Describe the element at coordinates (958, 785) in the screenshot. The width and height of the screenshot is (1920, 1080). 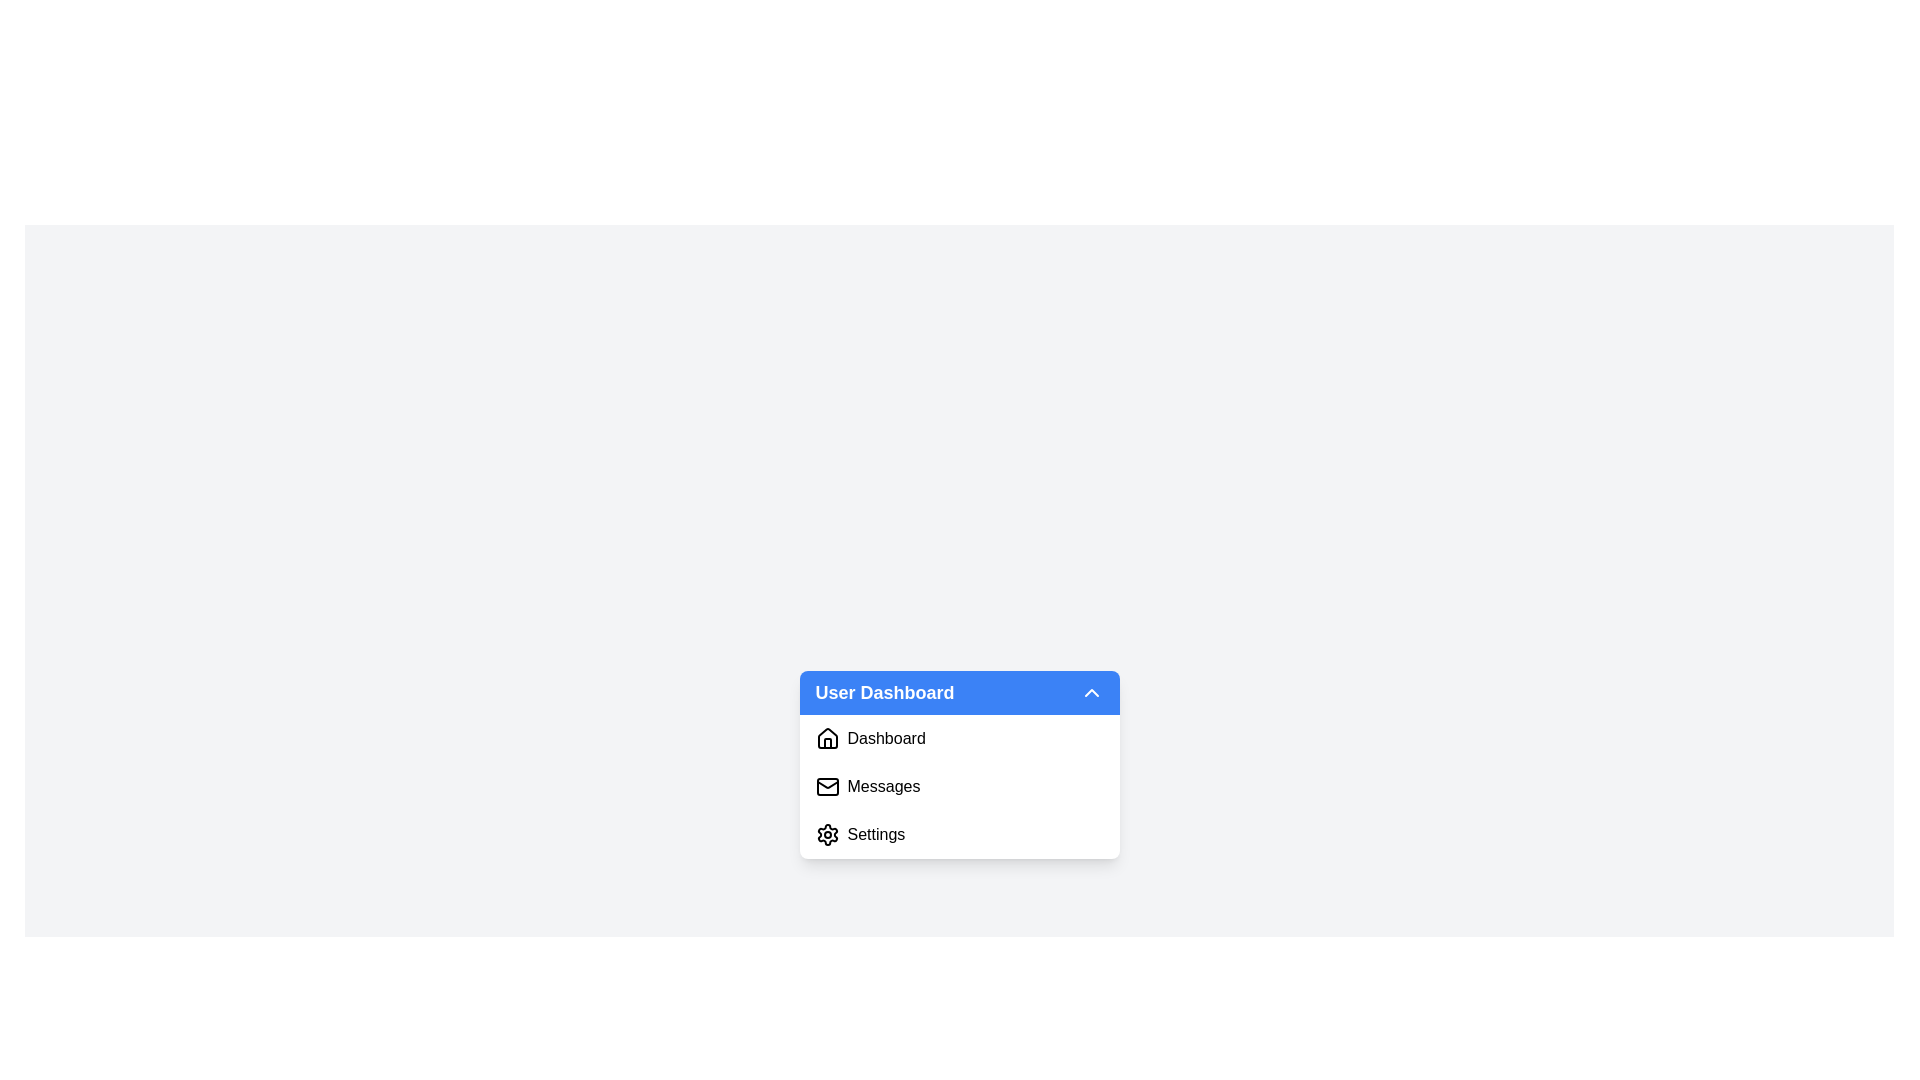
I see `the 'Messages' navigation list item to activate its hover effect, which is the second item in the vertical list within the white card interface` at that location.